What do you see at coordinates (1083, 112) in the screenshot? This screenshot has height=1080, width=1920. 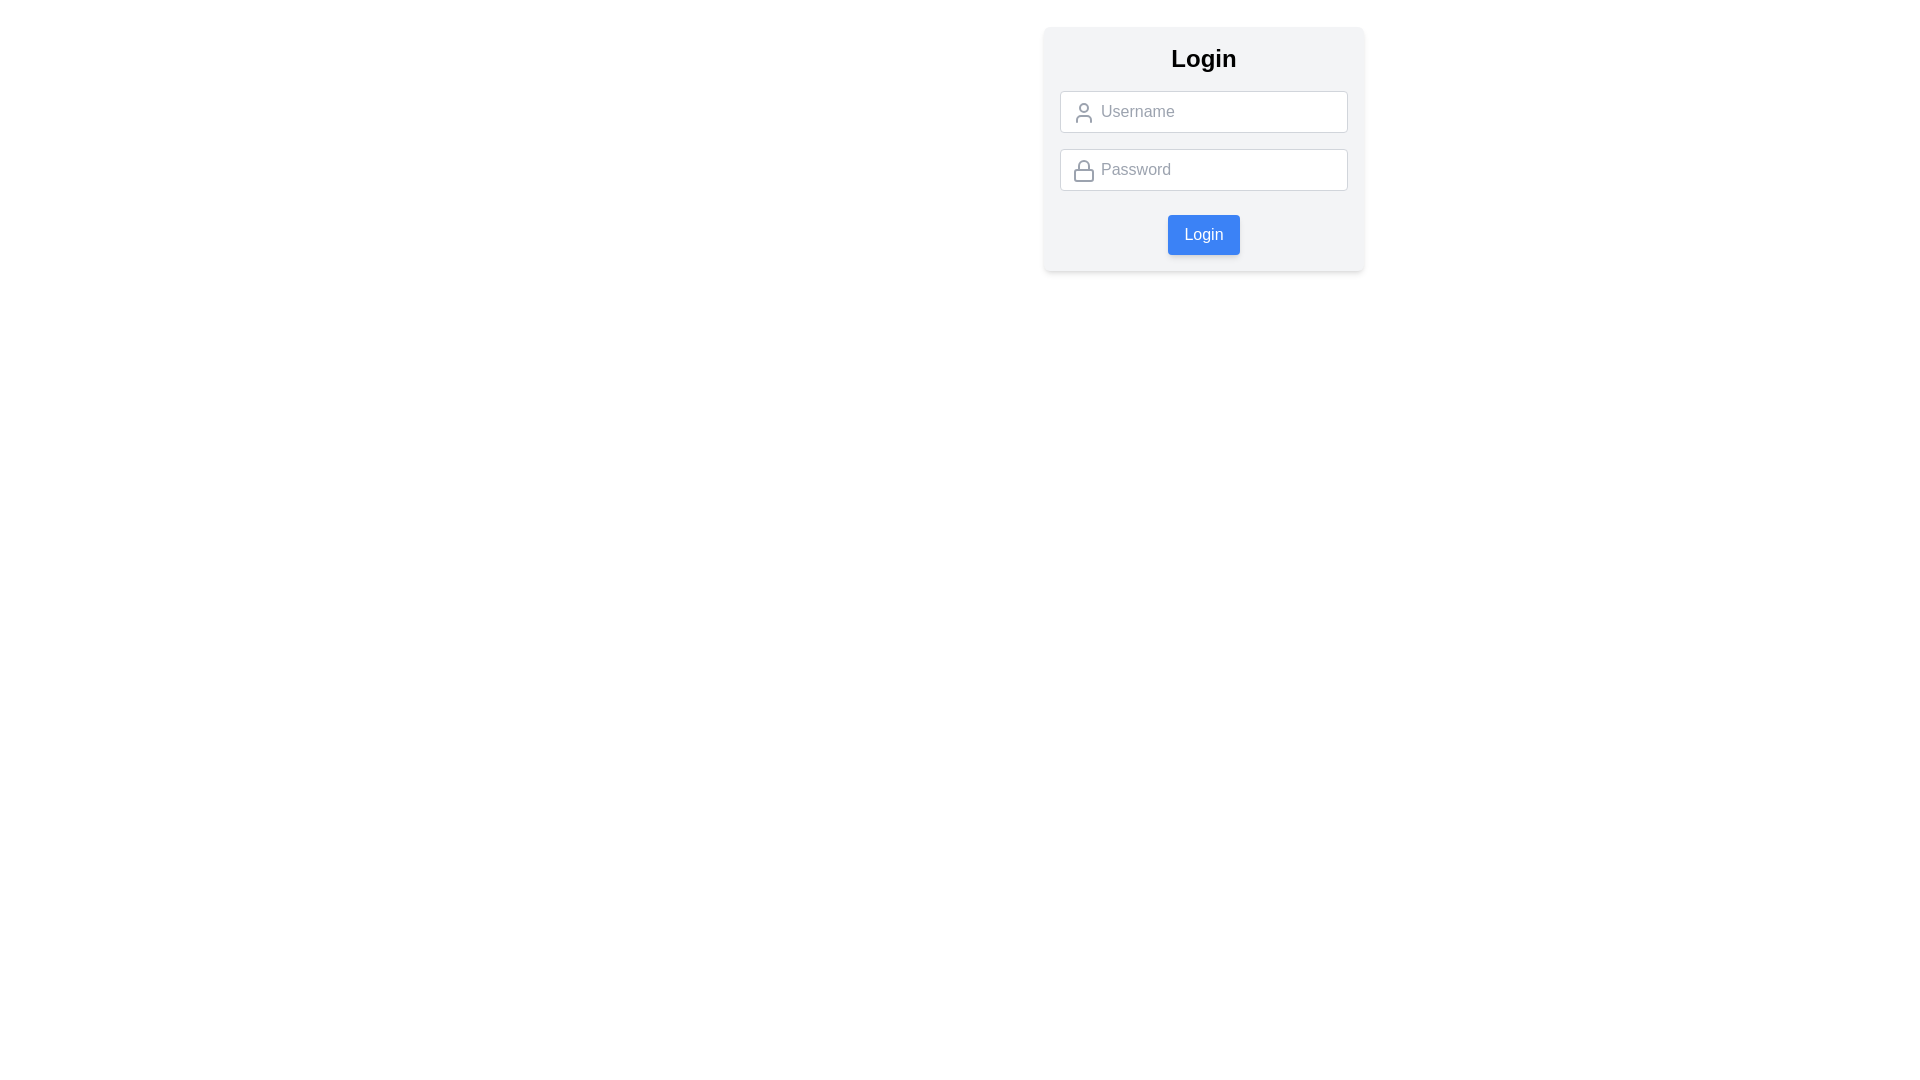 I see `the username icon located inside the username input field, positioned to the left of the text entry area` at bounding box center [1083, 112].